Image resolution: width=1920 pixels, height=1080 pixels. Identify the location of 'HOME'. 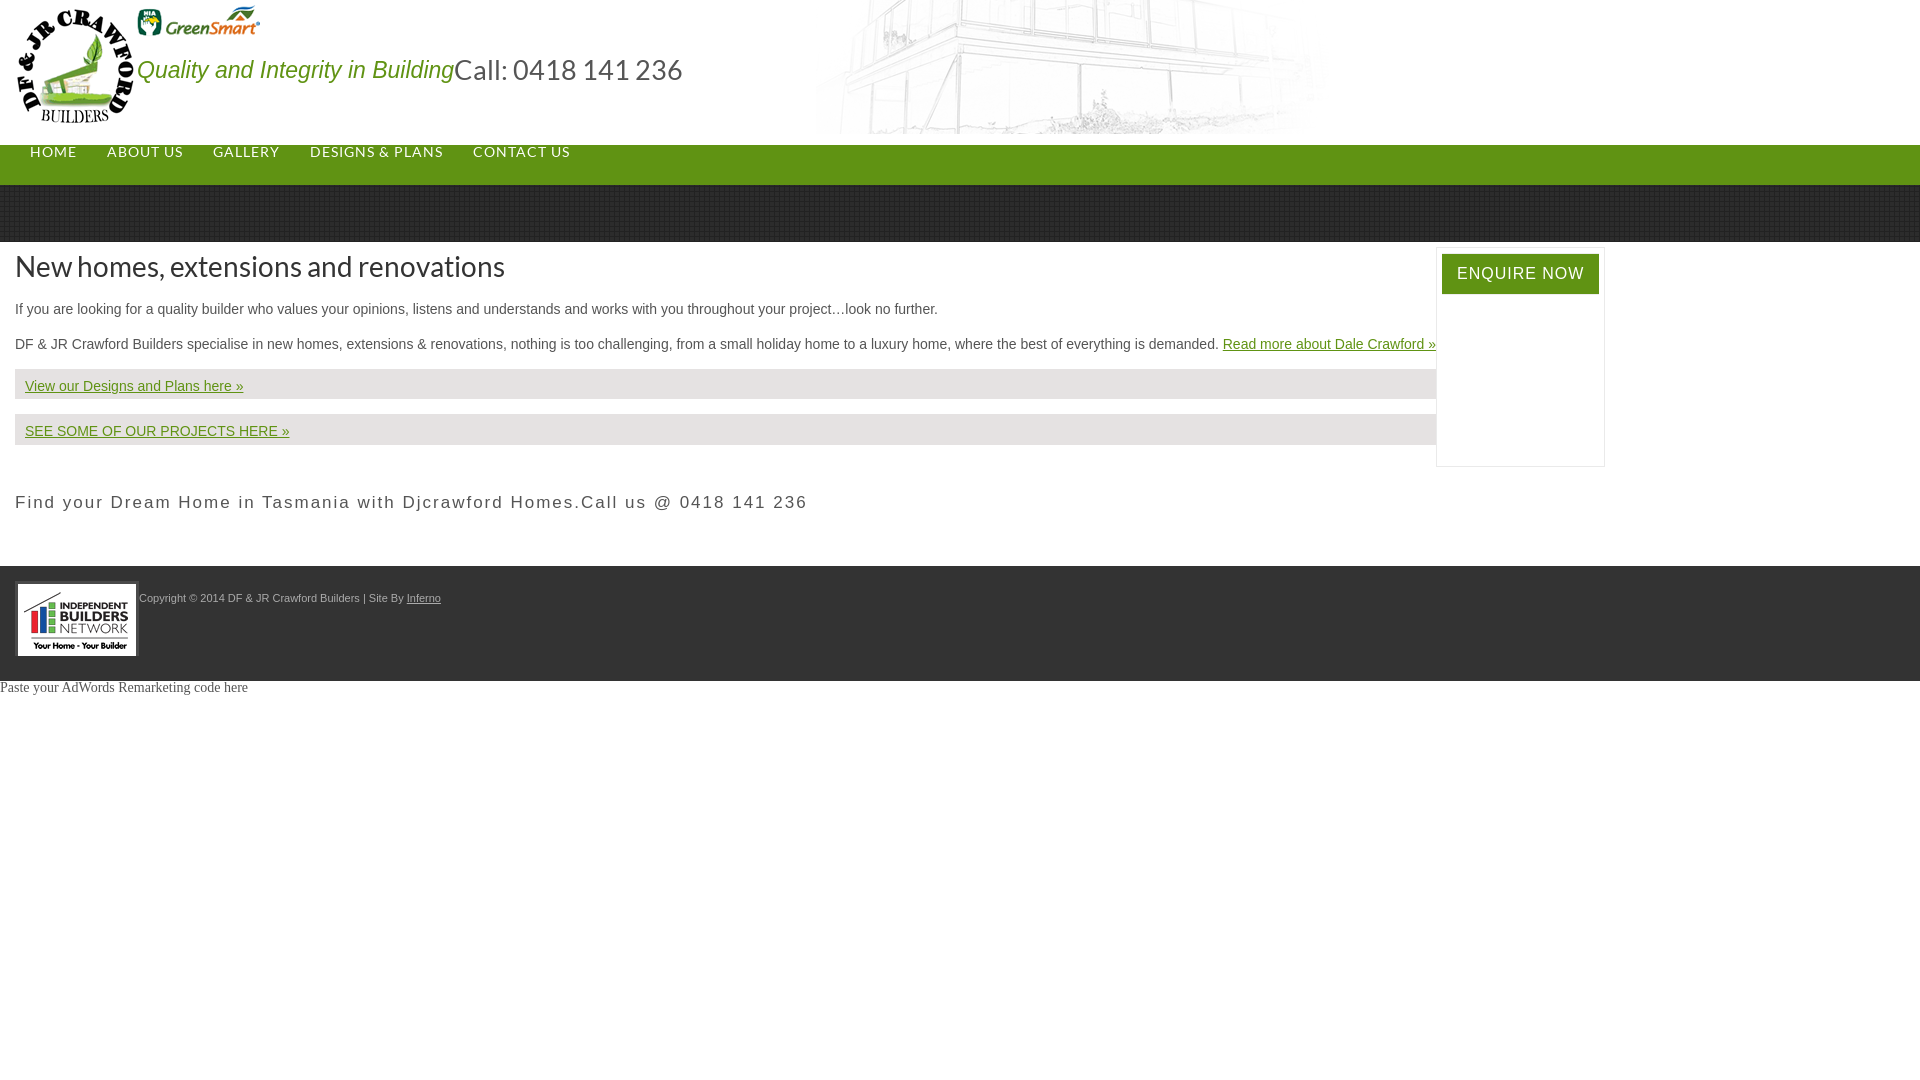
(53, 150).